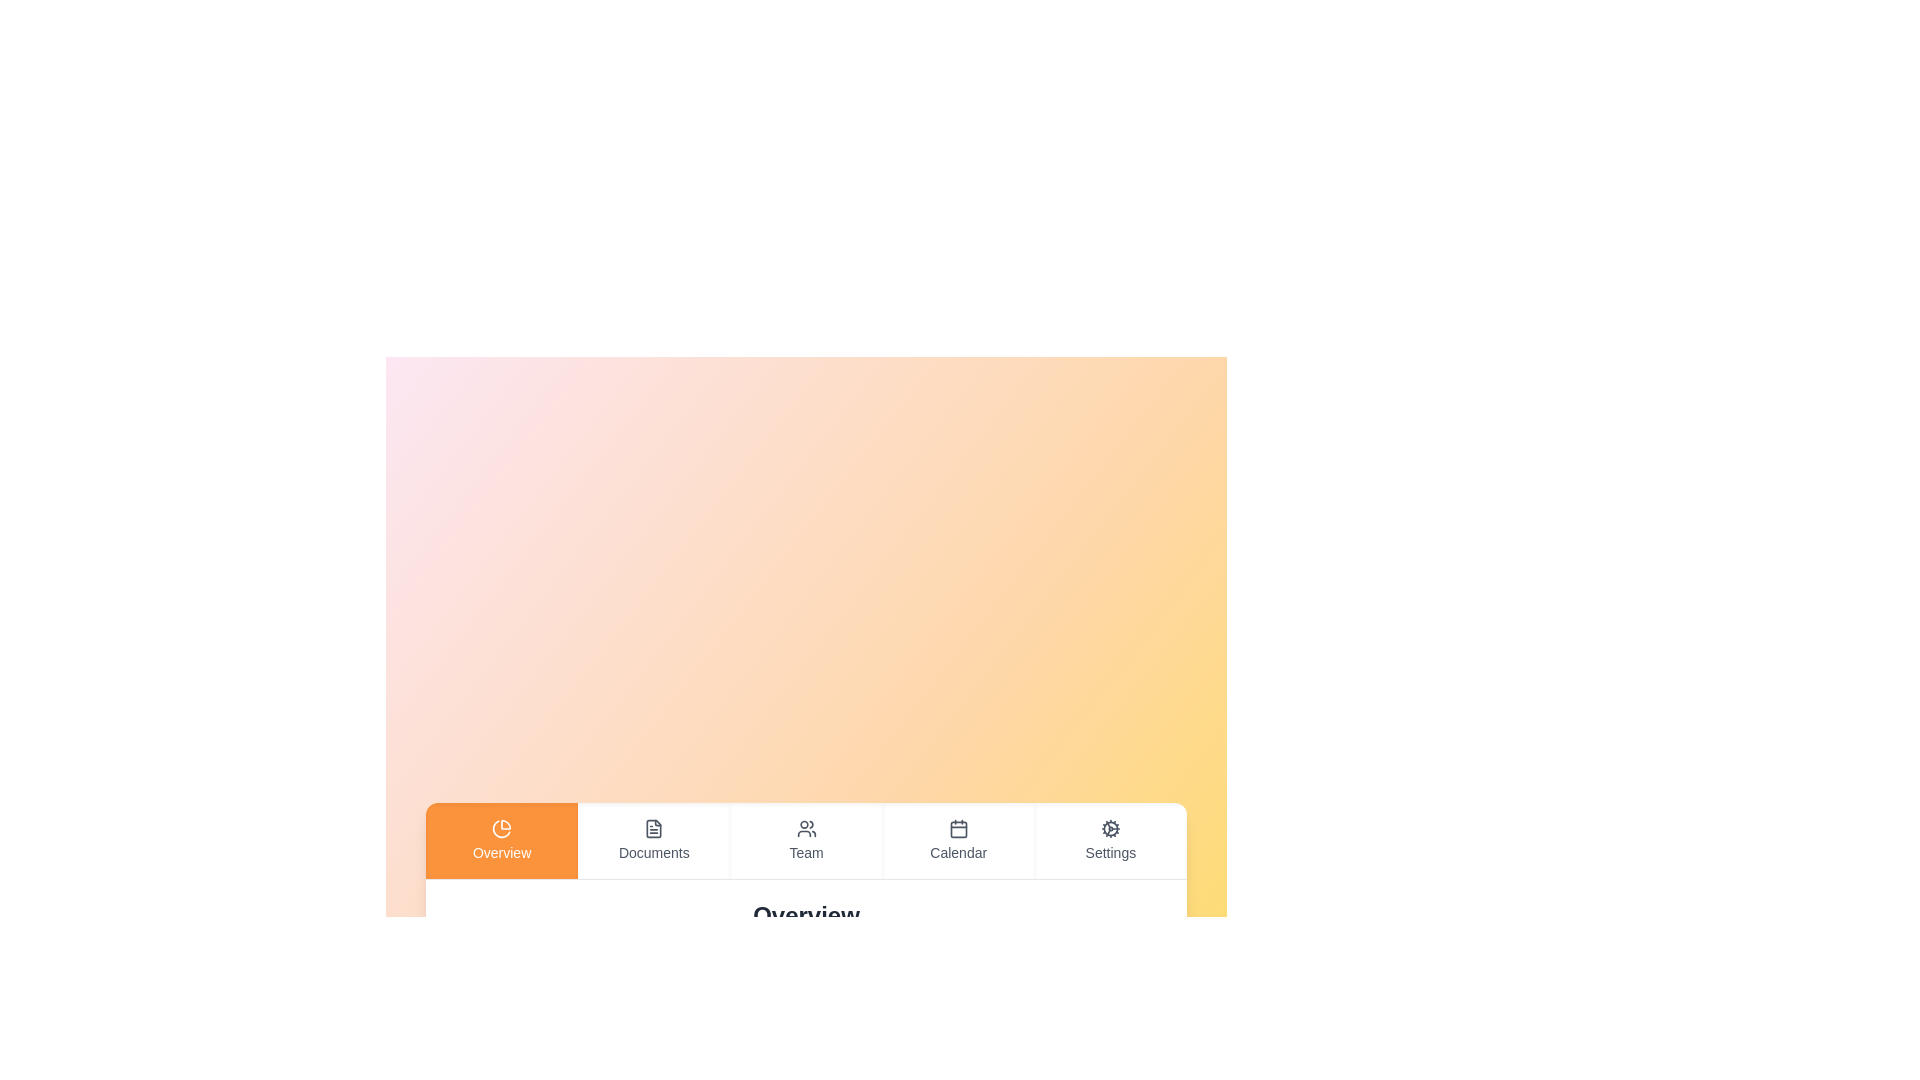 The image size is (1920, 1080). I want to click on the 'Team' icon located in the navigation bar, which serves as an intuitive cue for users, so click(806, 828).